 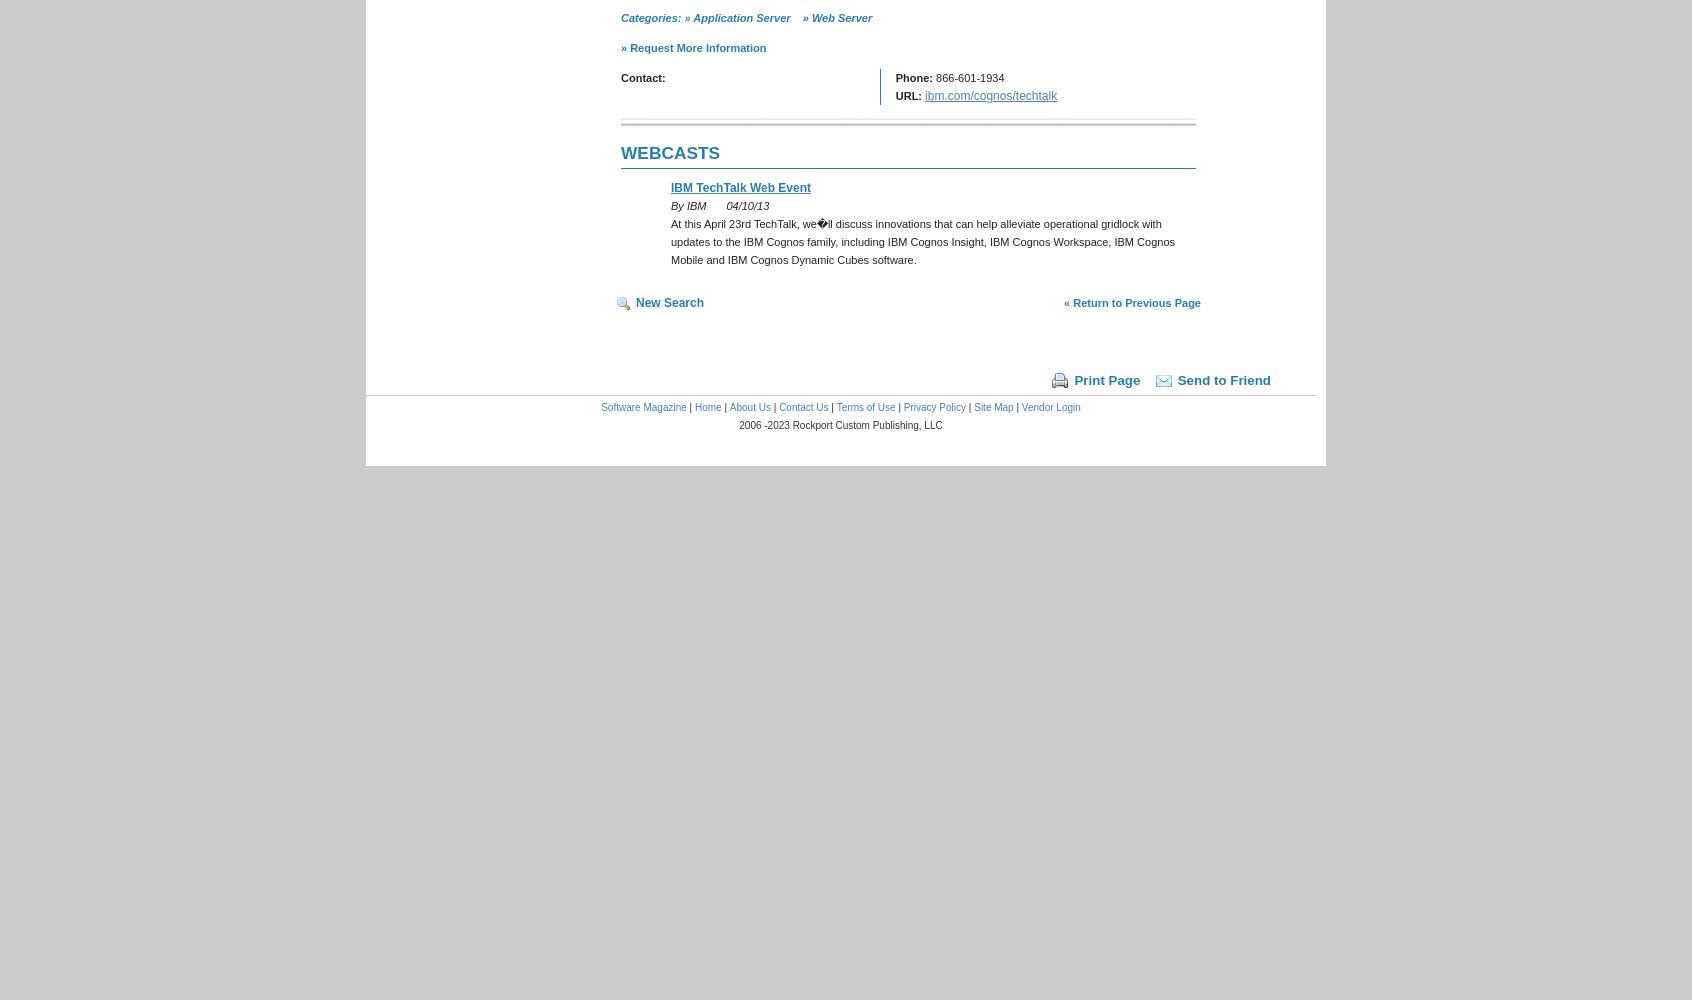 What do you see at coordinates (864, 407) in the screenshot?
I see `'Terms of Use'` at bounding box center [864, 407].